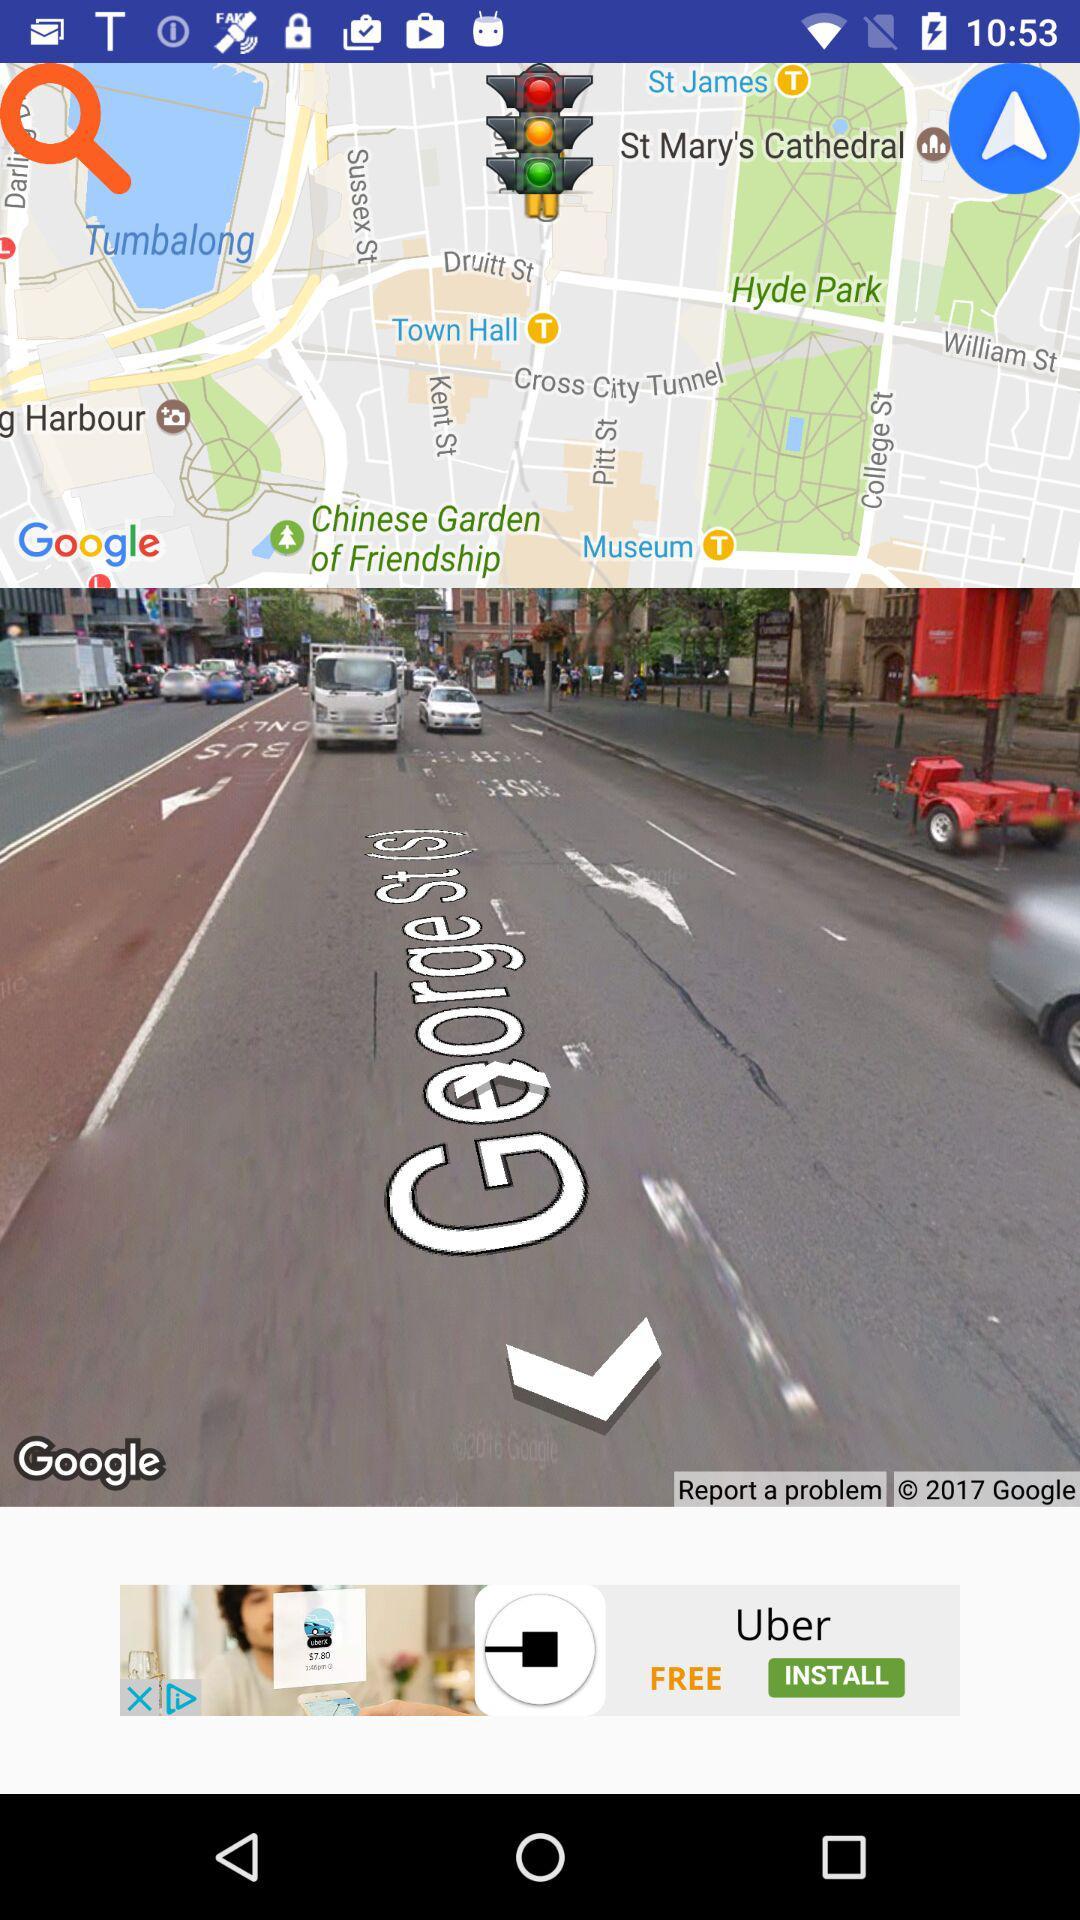  I want to click on google icon, so click(1014, 127).